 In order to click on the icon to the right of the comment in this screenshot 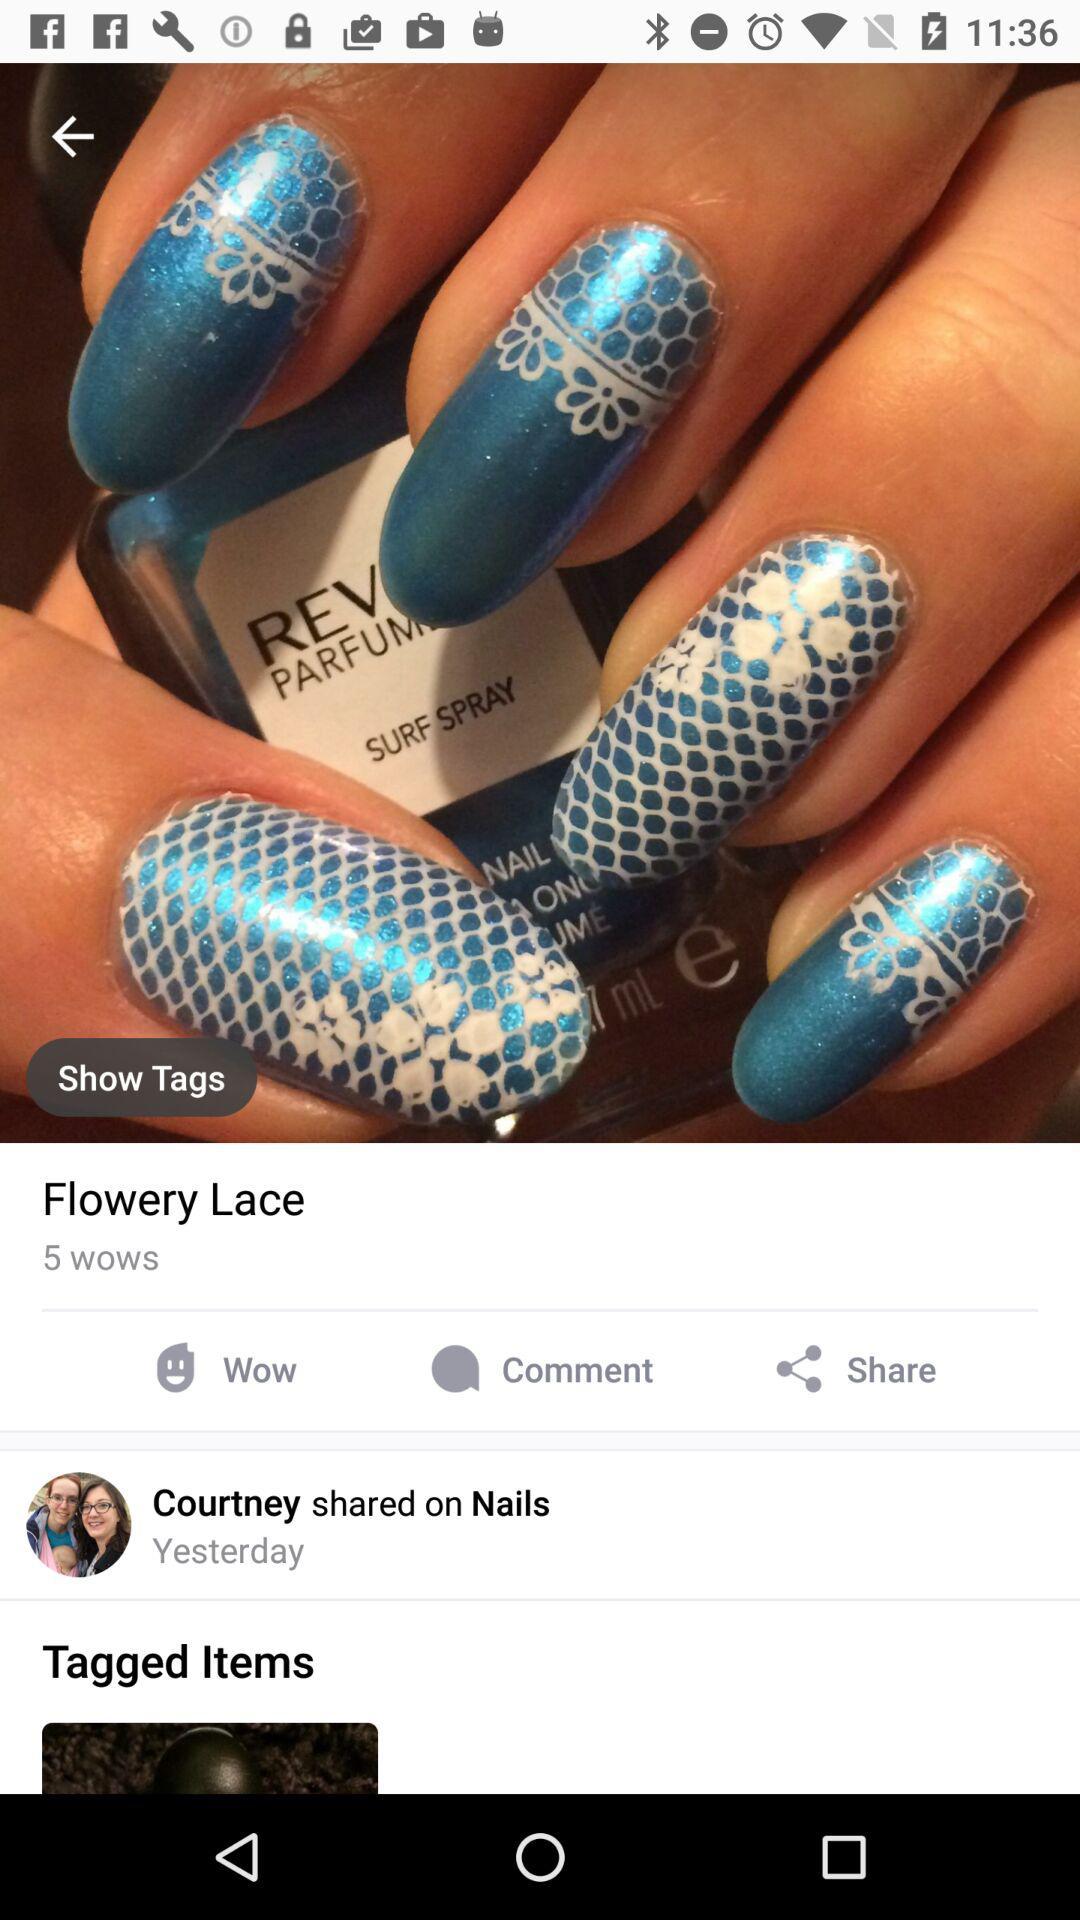, I will do `click(852, 1368)`.